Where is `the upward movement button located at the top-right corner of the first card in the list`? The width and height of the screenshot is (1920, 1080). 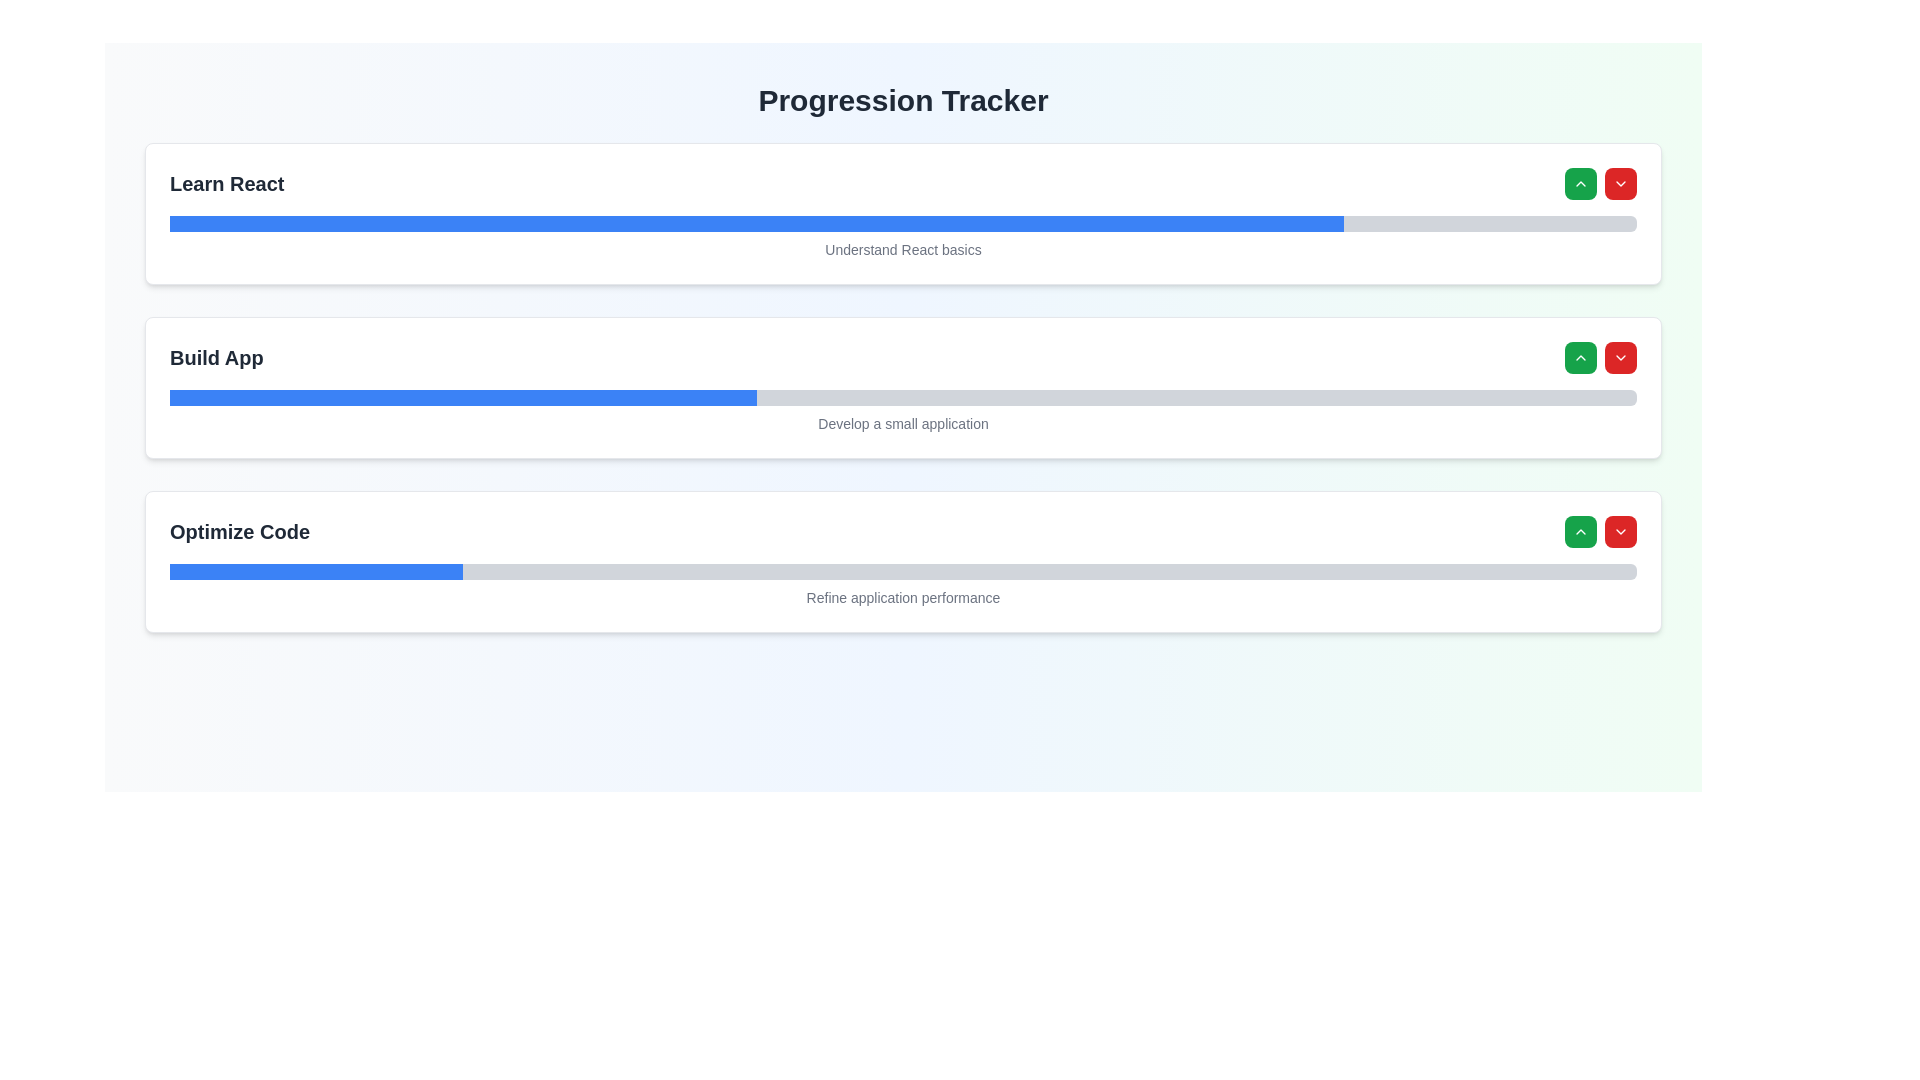 the upward movement button located at the top-right corner of the first card in the list is located at coordinates (1579, 184).